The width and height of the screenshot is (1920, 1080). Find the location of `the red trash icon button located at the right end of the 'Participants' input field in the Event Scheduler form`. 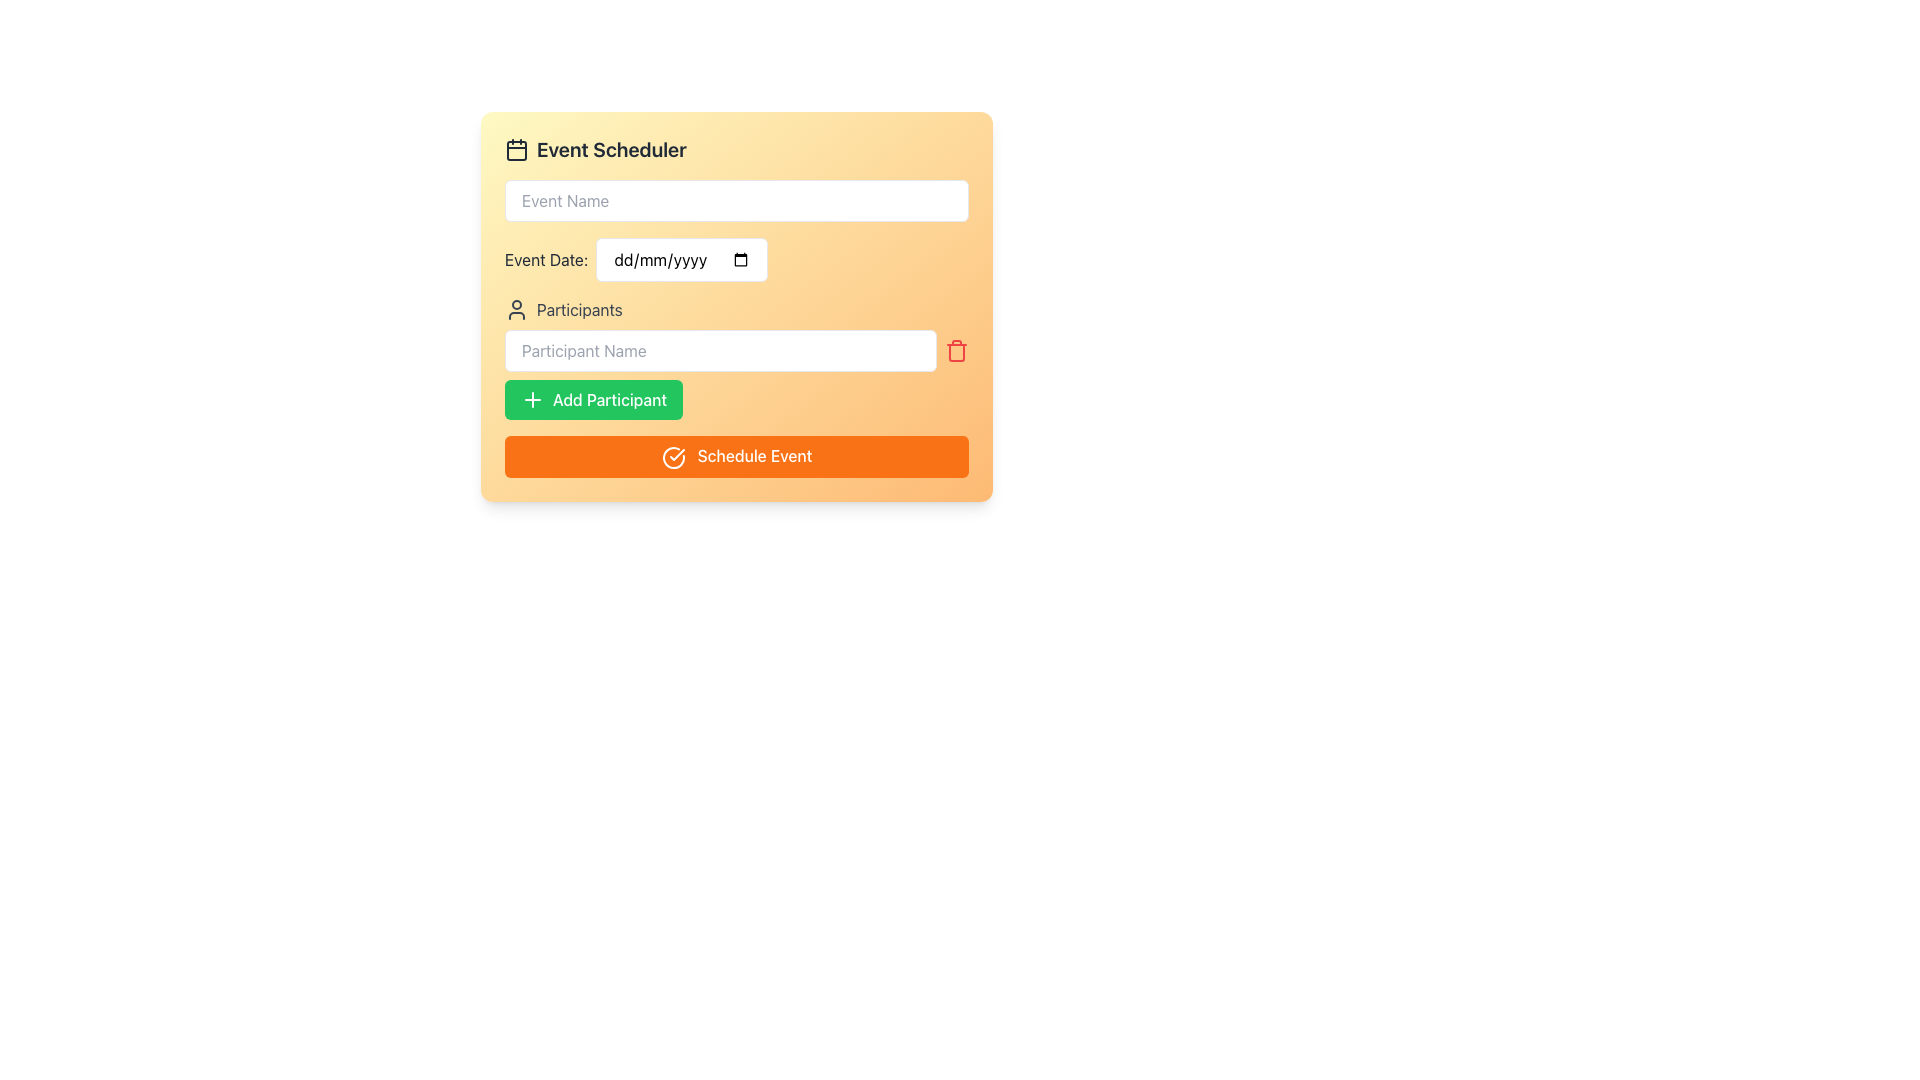

the red trash icon button located at the right end of the 'Participants' input field in the Event Scheduler form is located at coordinates (955, 350).